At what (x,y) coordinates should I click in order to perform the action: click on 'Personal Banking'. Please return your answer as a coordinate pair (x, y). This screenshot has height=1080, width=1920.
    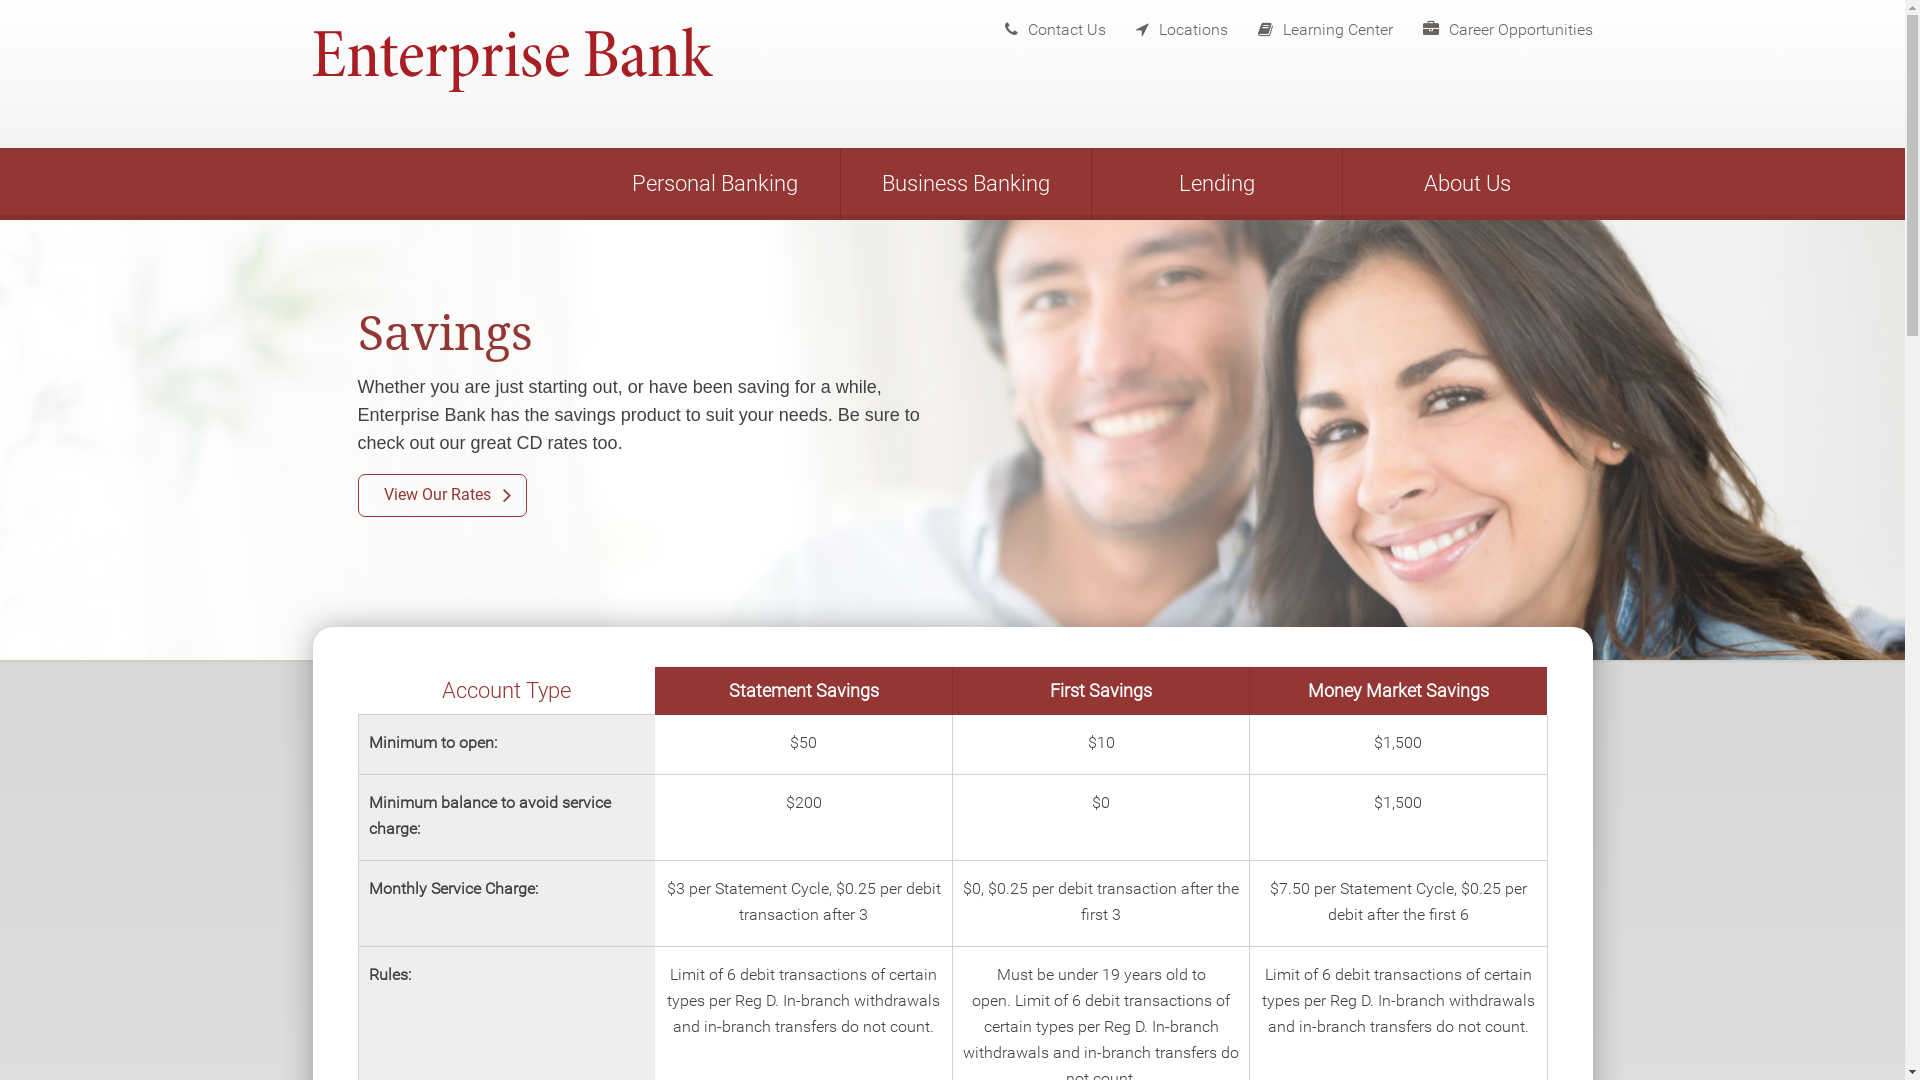
    Looking at the image, I should click on (715, 184).